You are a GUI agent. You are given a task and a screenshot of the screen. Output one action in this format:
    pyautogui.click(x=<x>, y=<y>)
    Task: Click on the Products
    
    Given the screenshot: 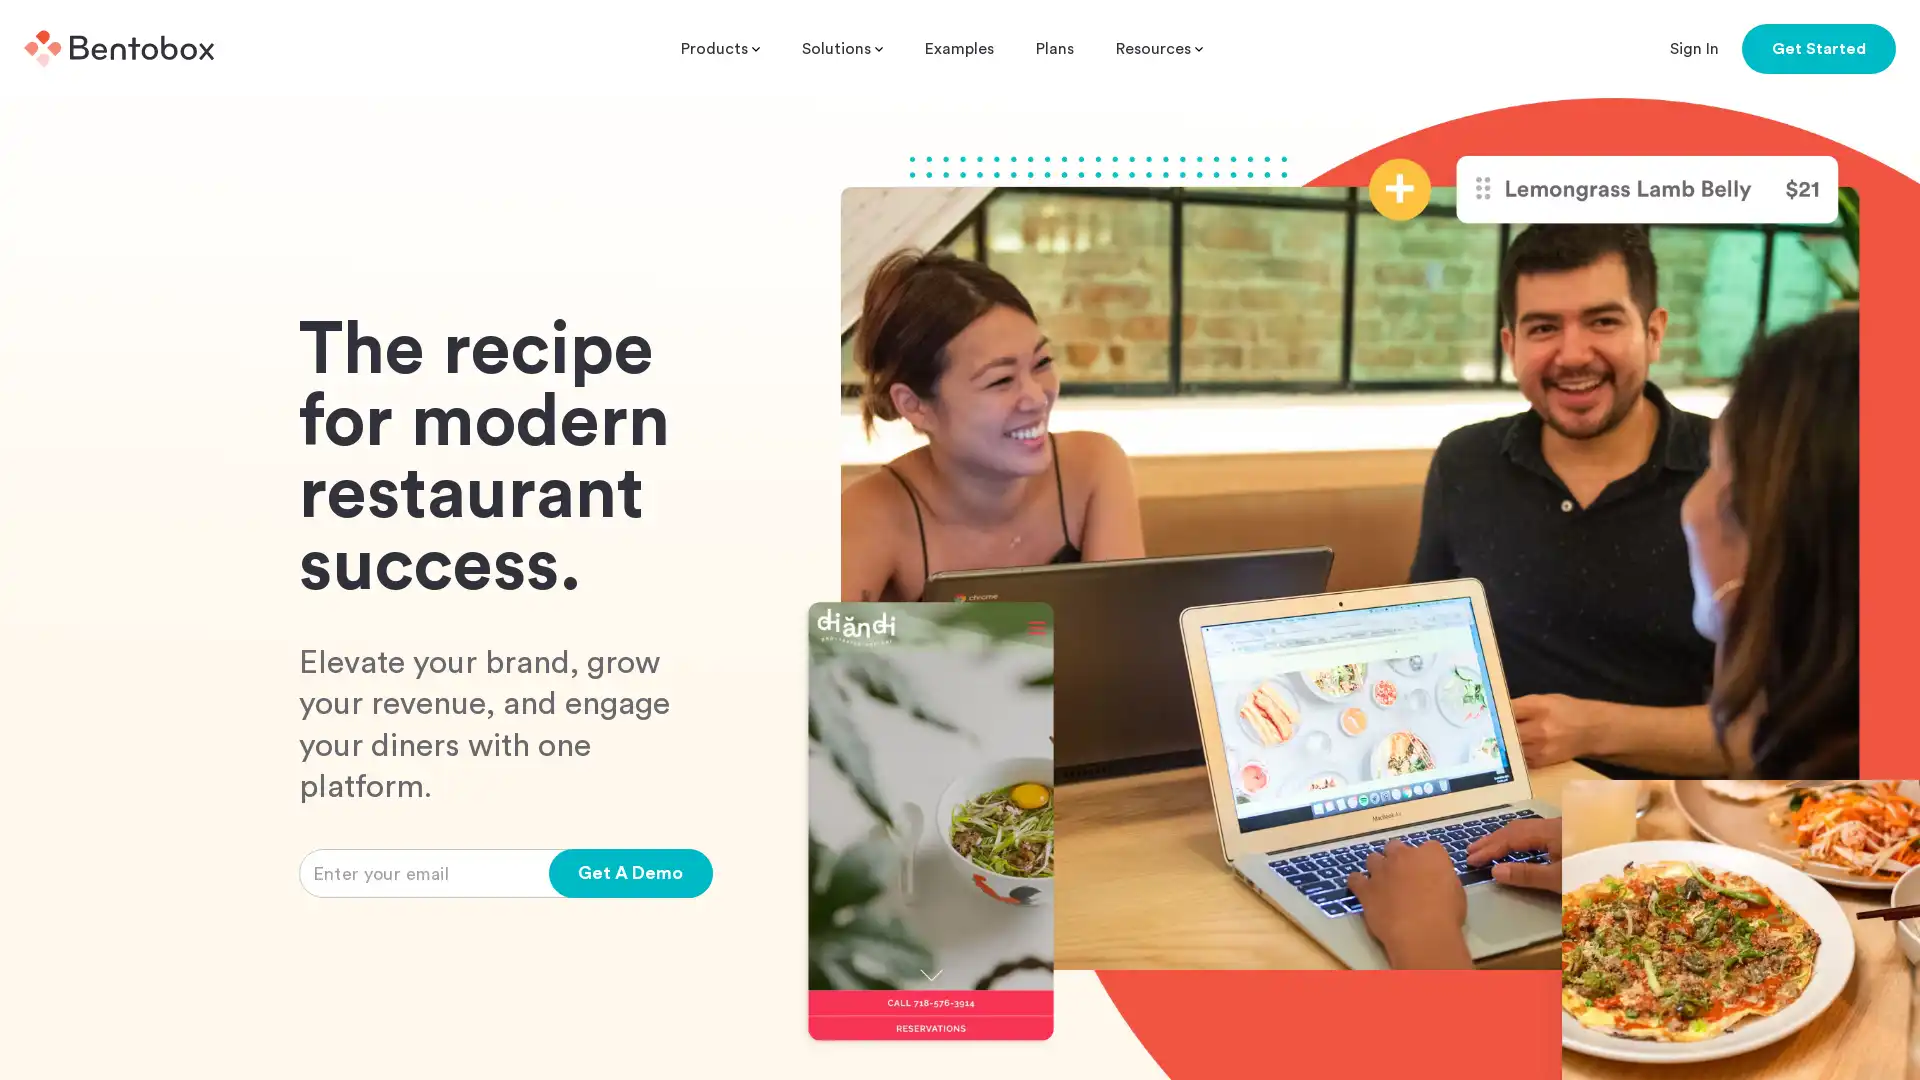 What is the action you would take?
    pyautogui.click(x=720, y=48)
    